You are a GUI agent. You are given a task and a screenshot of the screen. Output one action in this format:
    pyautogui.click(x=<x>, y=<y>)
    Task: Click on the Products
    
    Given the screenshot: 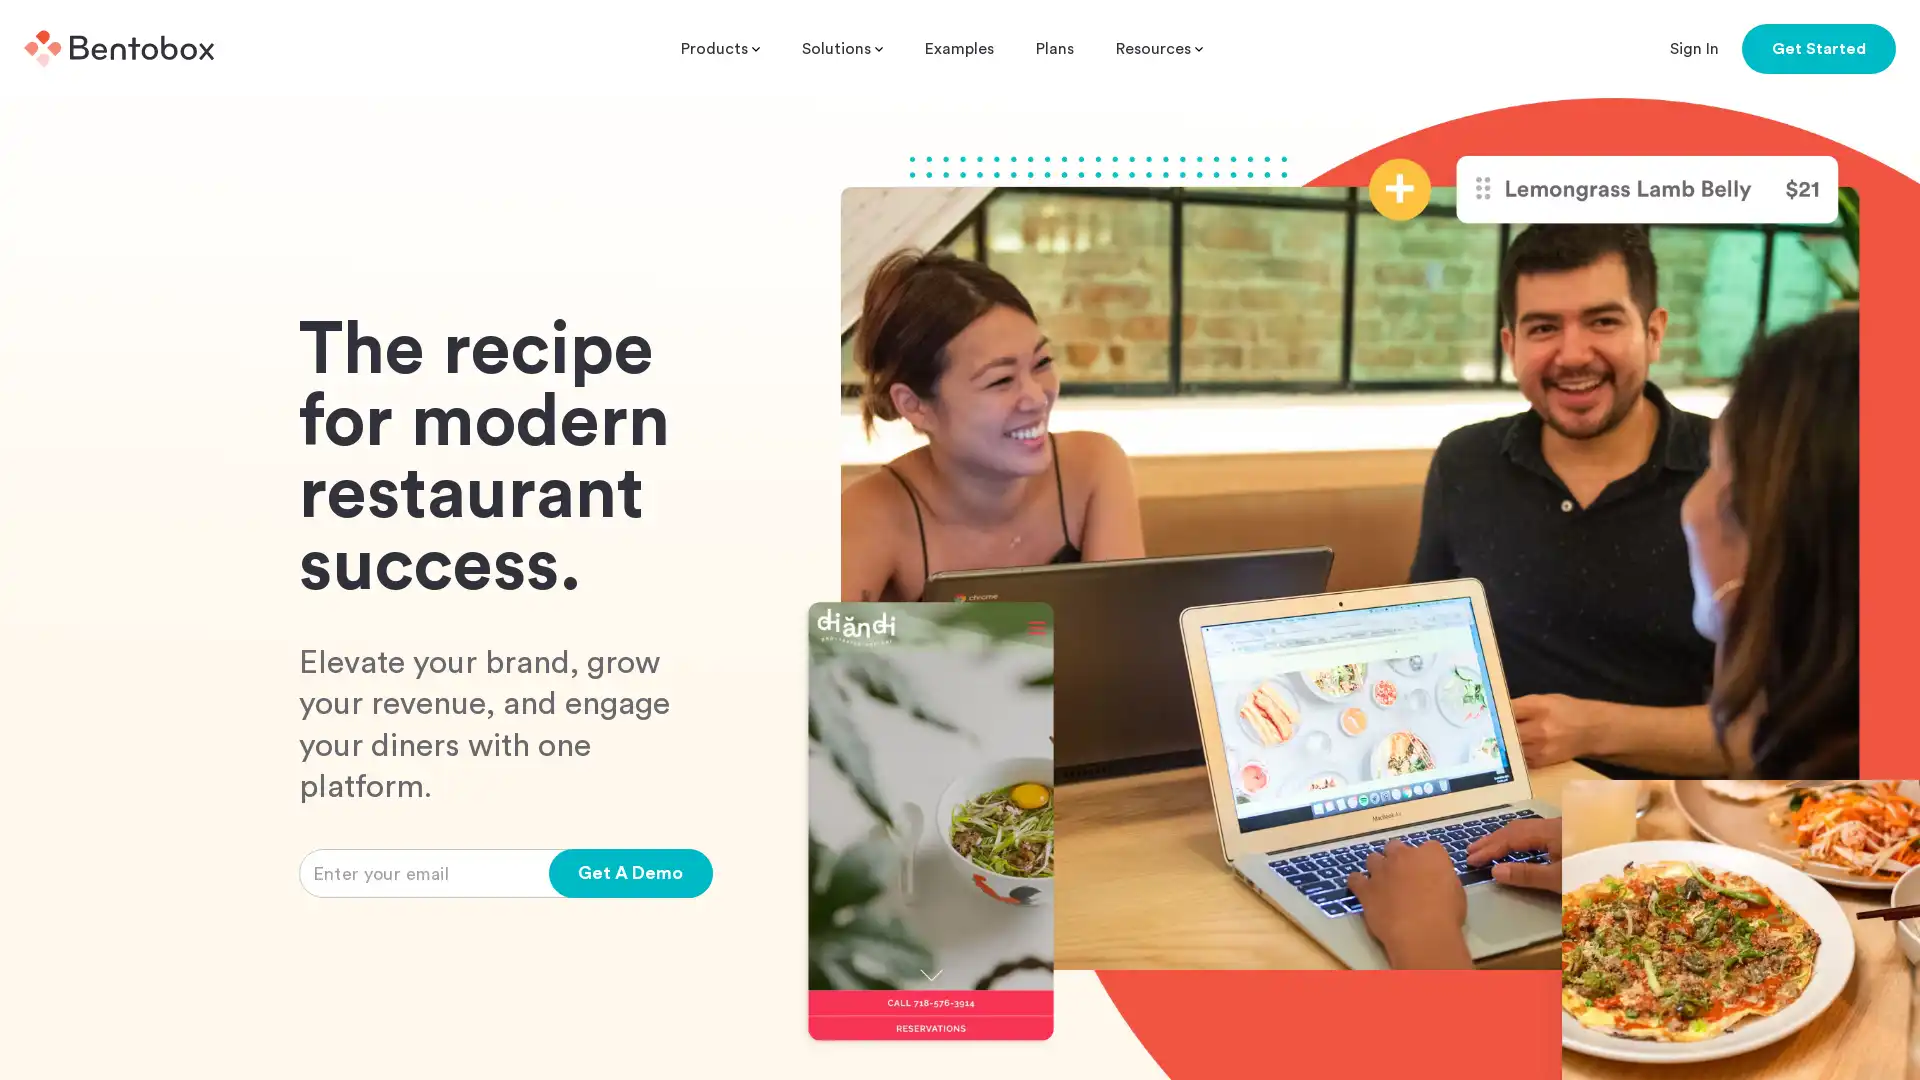 What is the action you would take?
    pyautogui.click(x=720, y=48)
    